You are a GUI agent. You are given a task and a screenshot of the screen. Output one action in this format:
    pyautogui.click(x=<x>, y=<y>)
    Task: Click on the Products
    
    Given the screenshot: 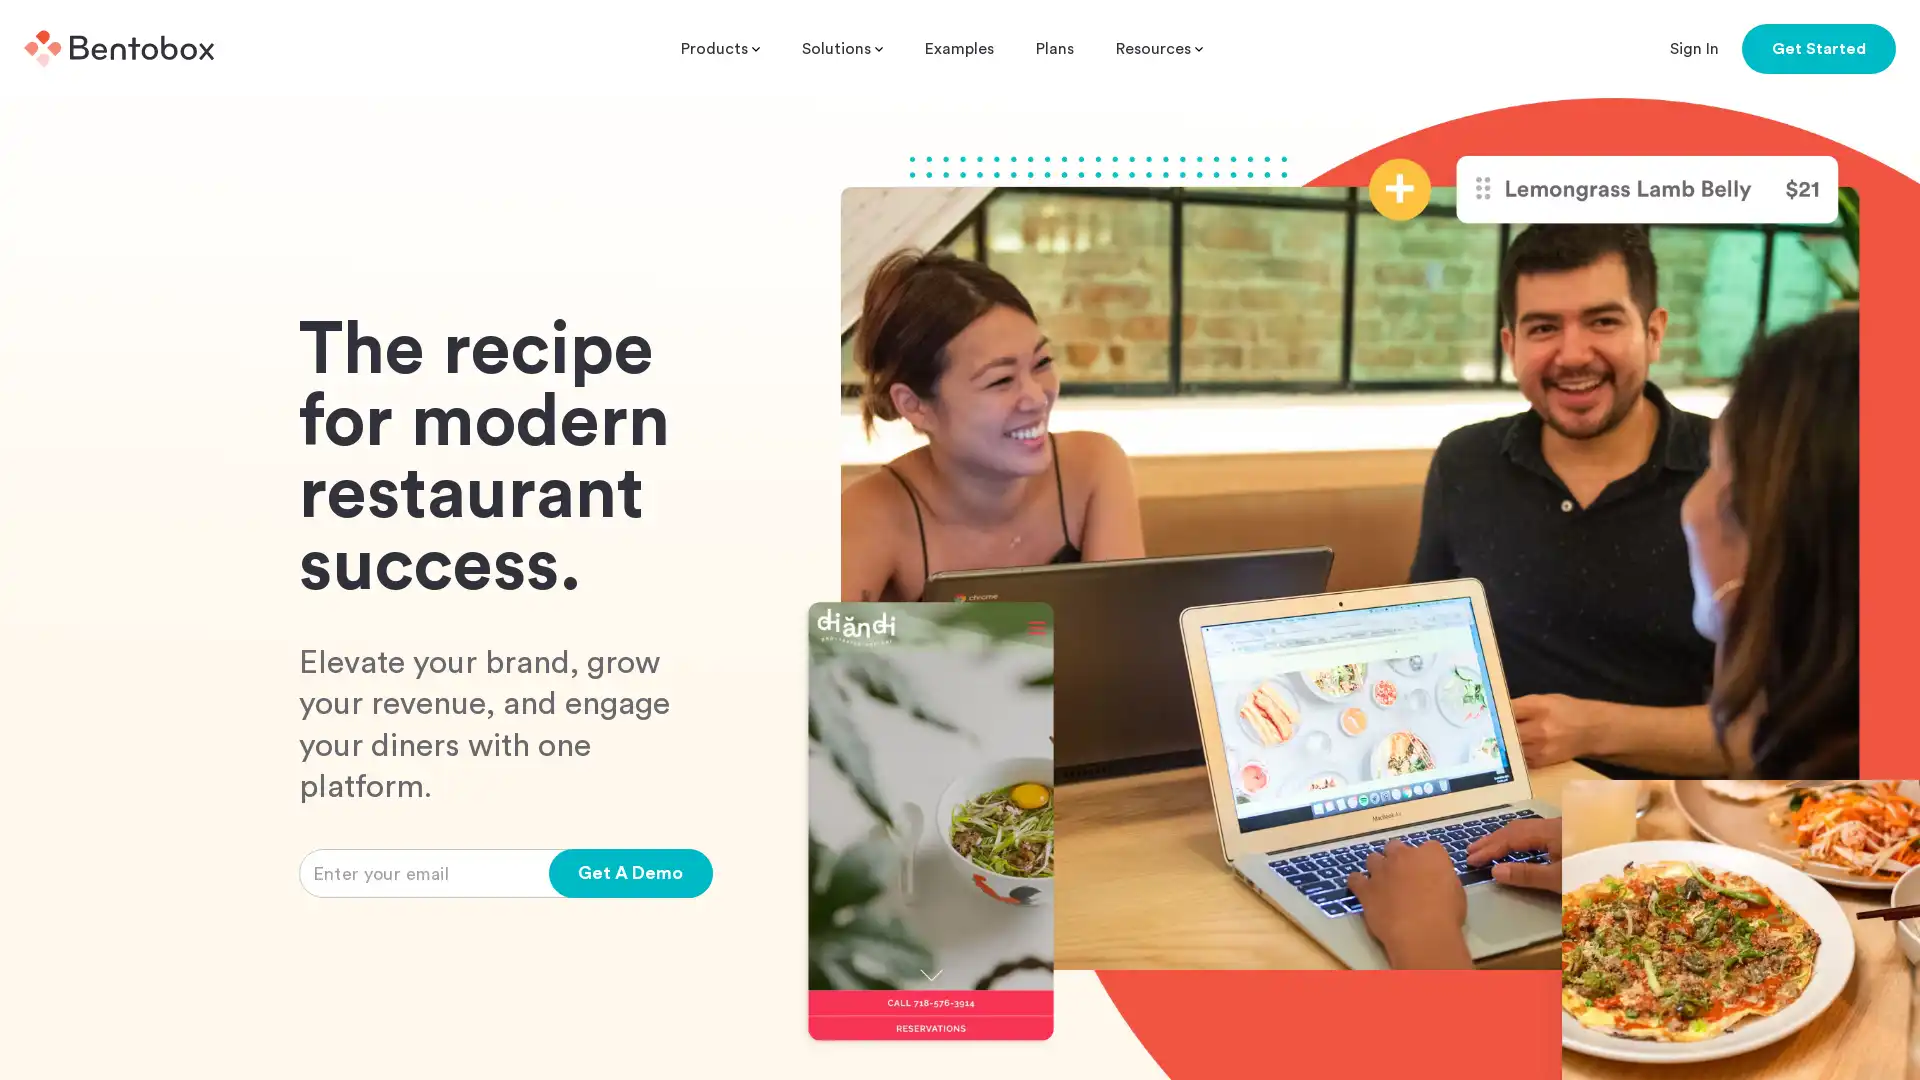 What is the action you would take?
    pyautogui.click(x=720, y=48)
    